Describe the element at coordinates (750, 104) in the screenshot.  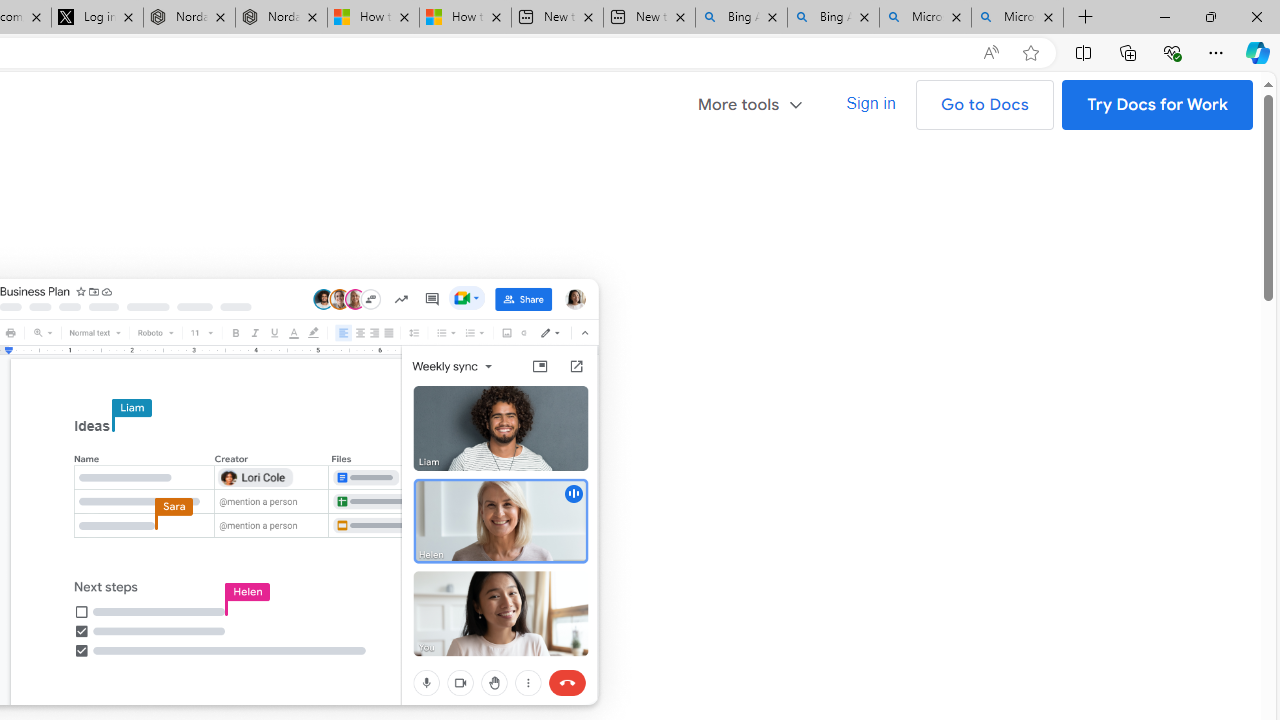
I see `'More tools'` at that location.